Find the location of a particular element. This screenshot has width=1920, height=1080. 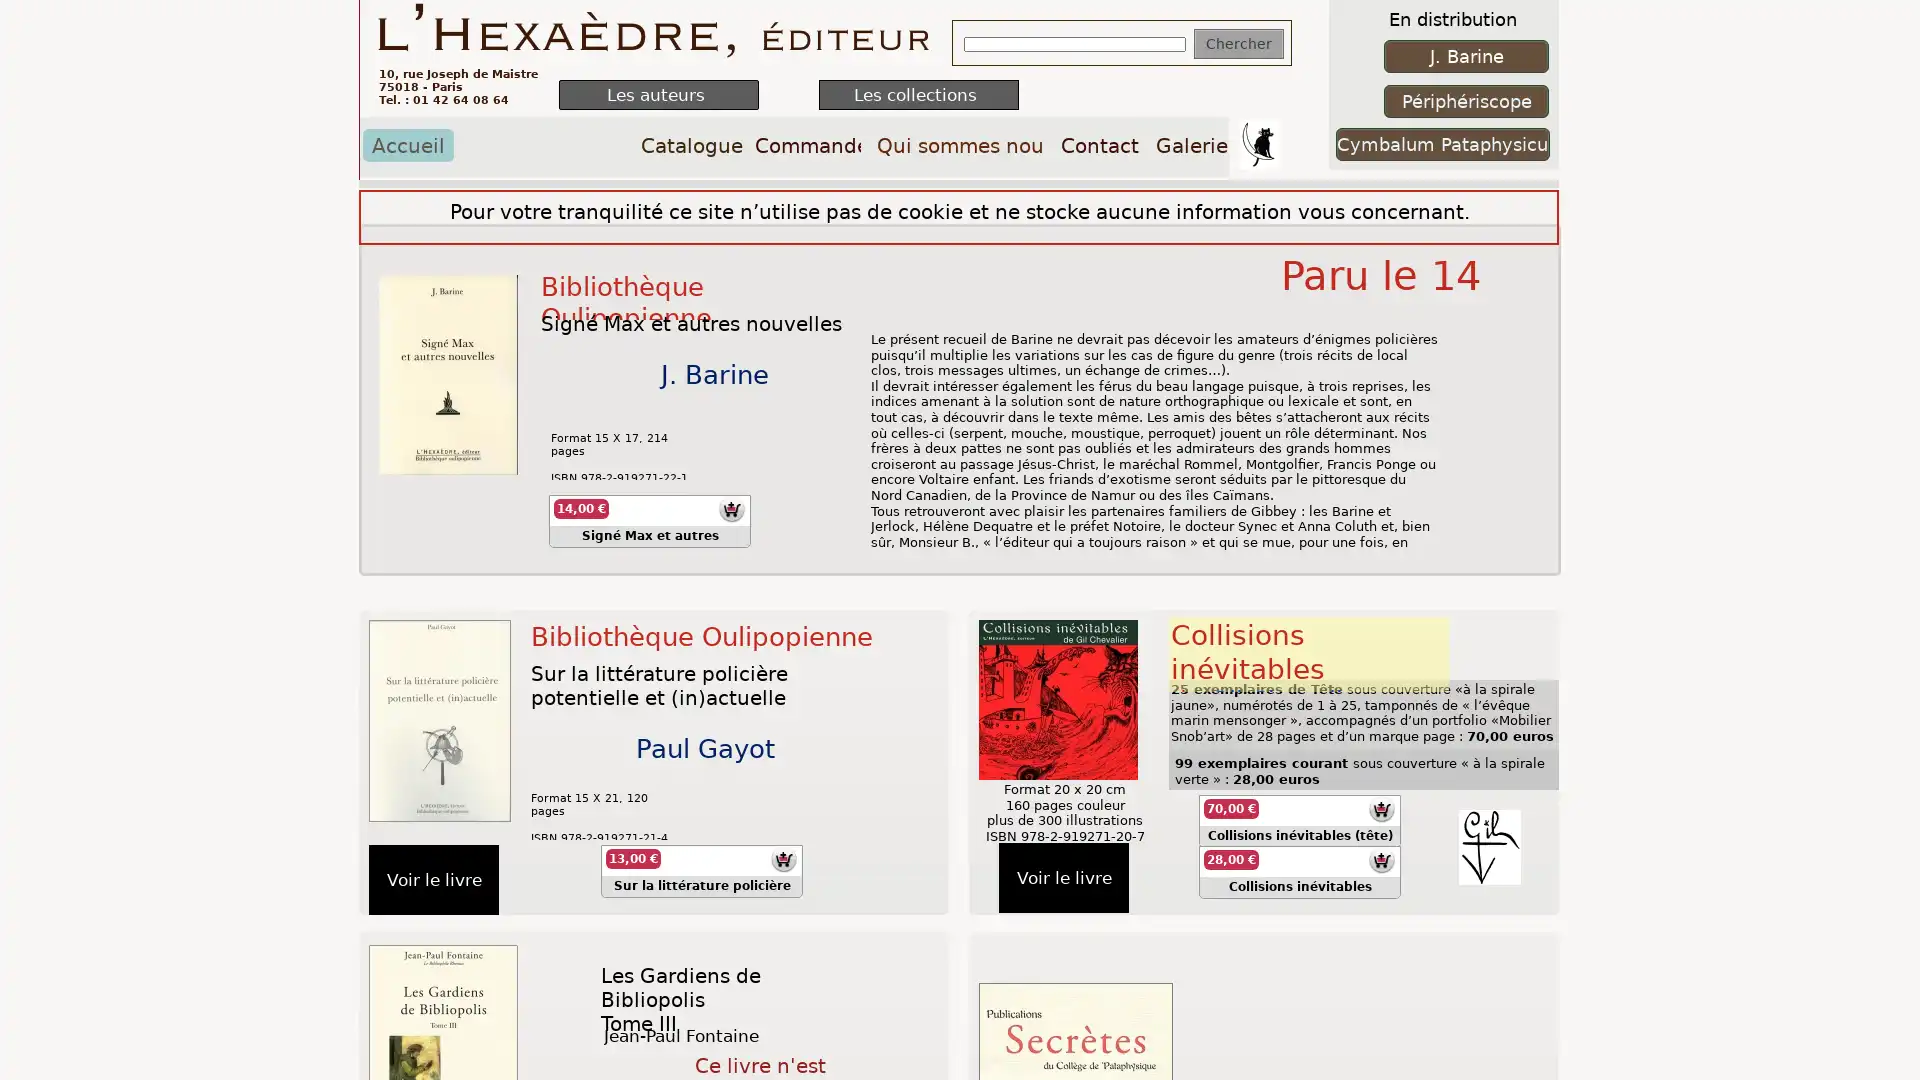

Peripheriscope is located at coordinates (1466, 101).